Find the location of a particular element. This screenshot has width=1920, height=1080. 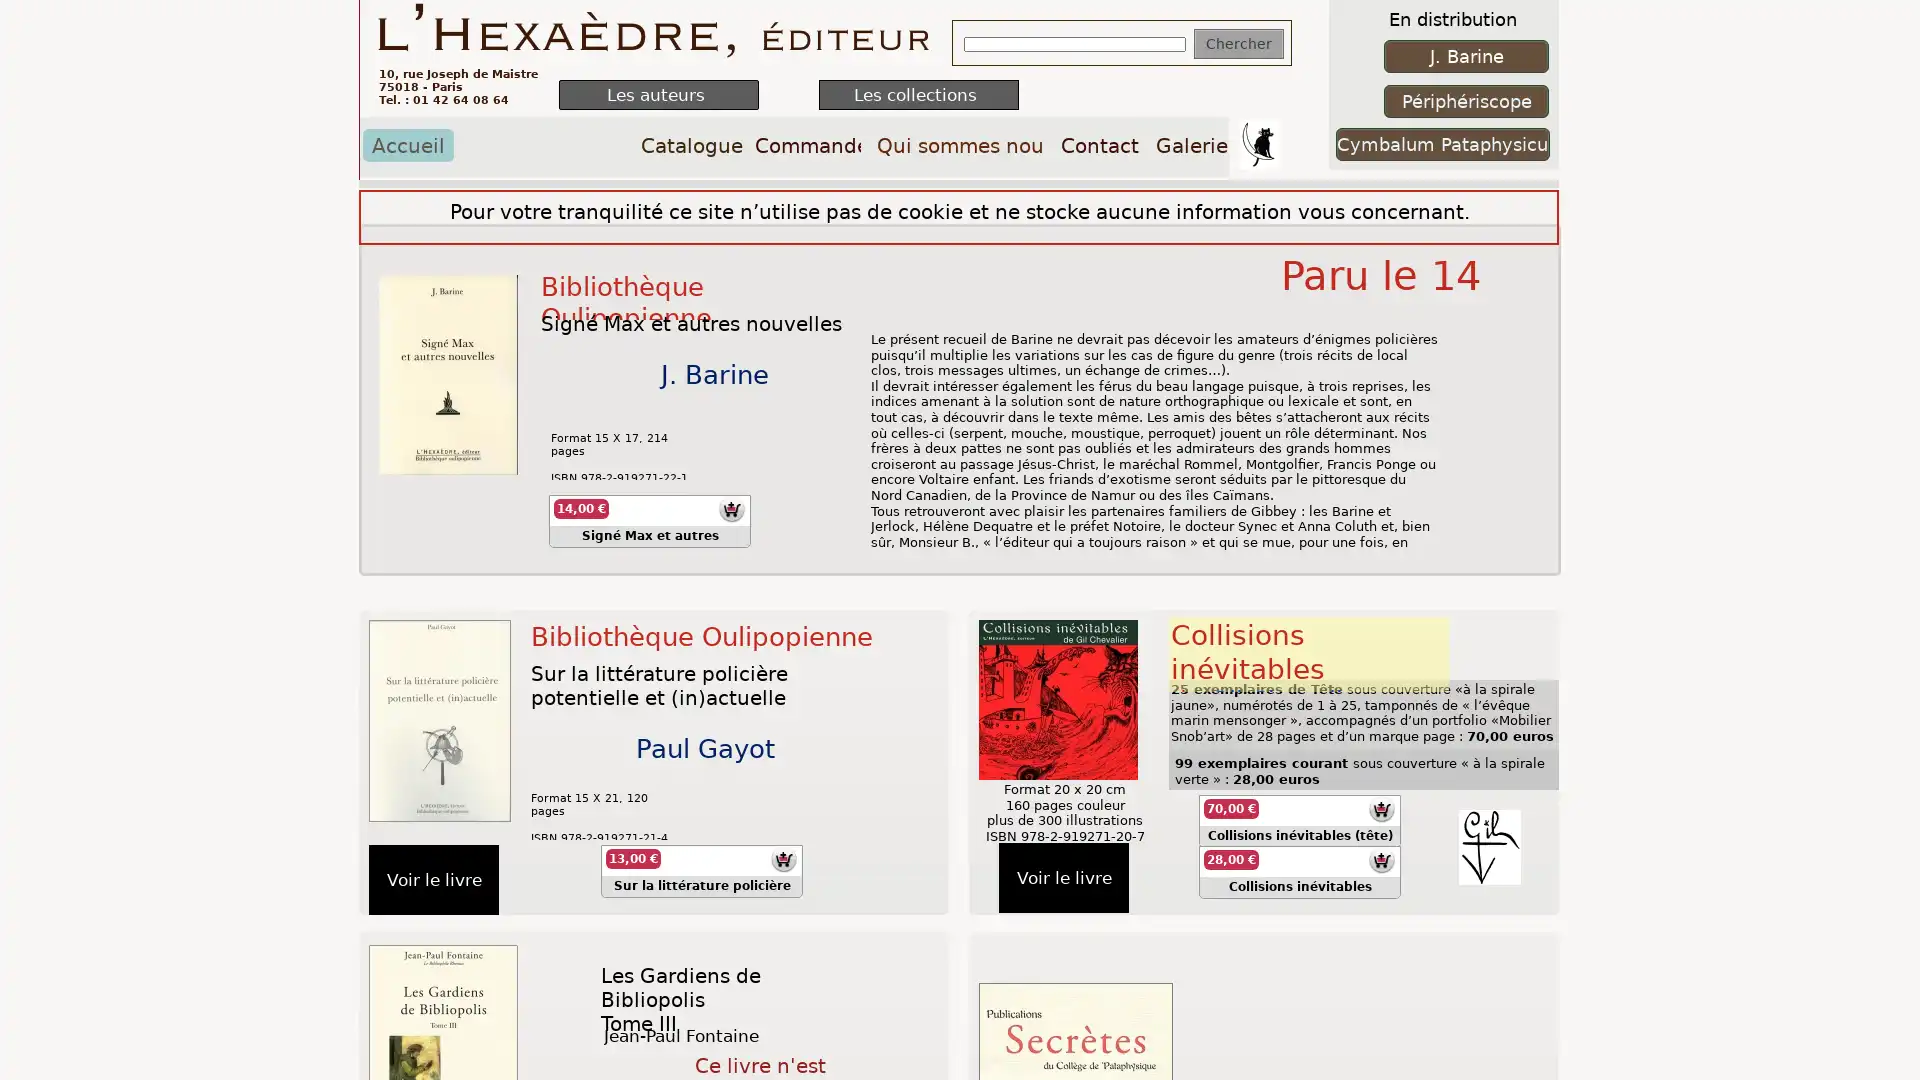

Peripheriscope is located at coordinates (1466, 101).